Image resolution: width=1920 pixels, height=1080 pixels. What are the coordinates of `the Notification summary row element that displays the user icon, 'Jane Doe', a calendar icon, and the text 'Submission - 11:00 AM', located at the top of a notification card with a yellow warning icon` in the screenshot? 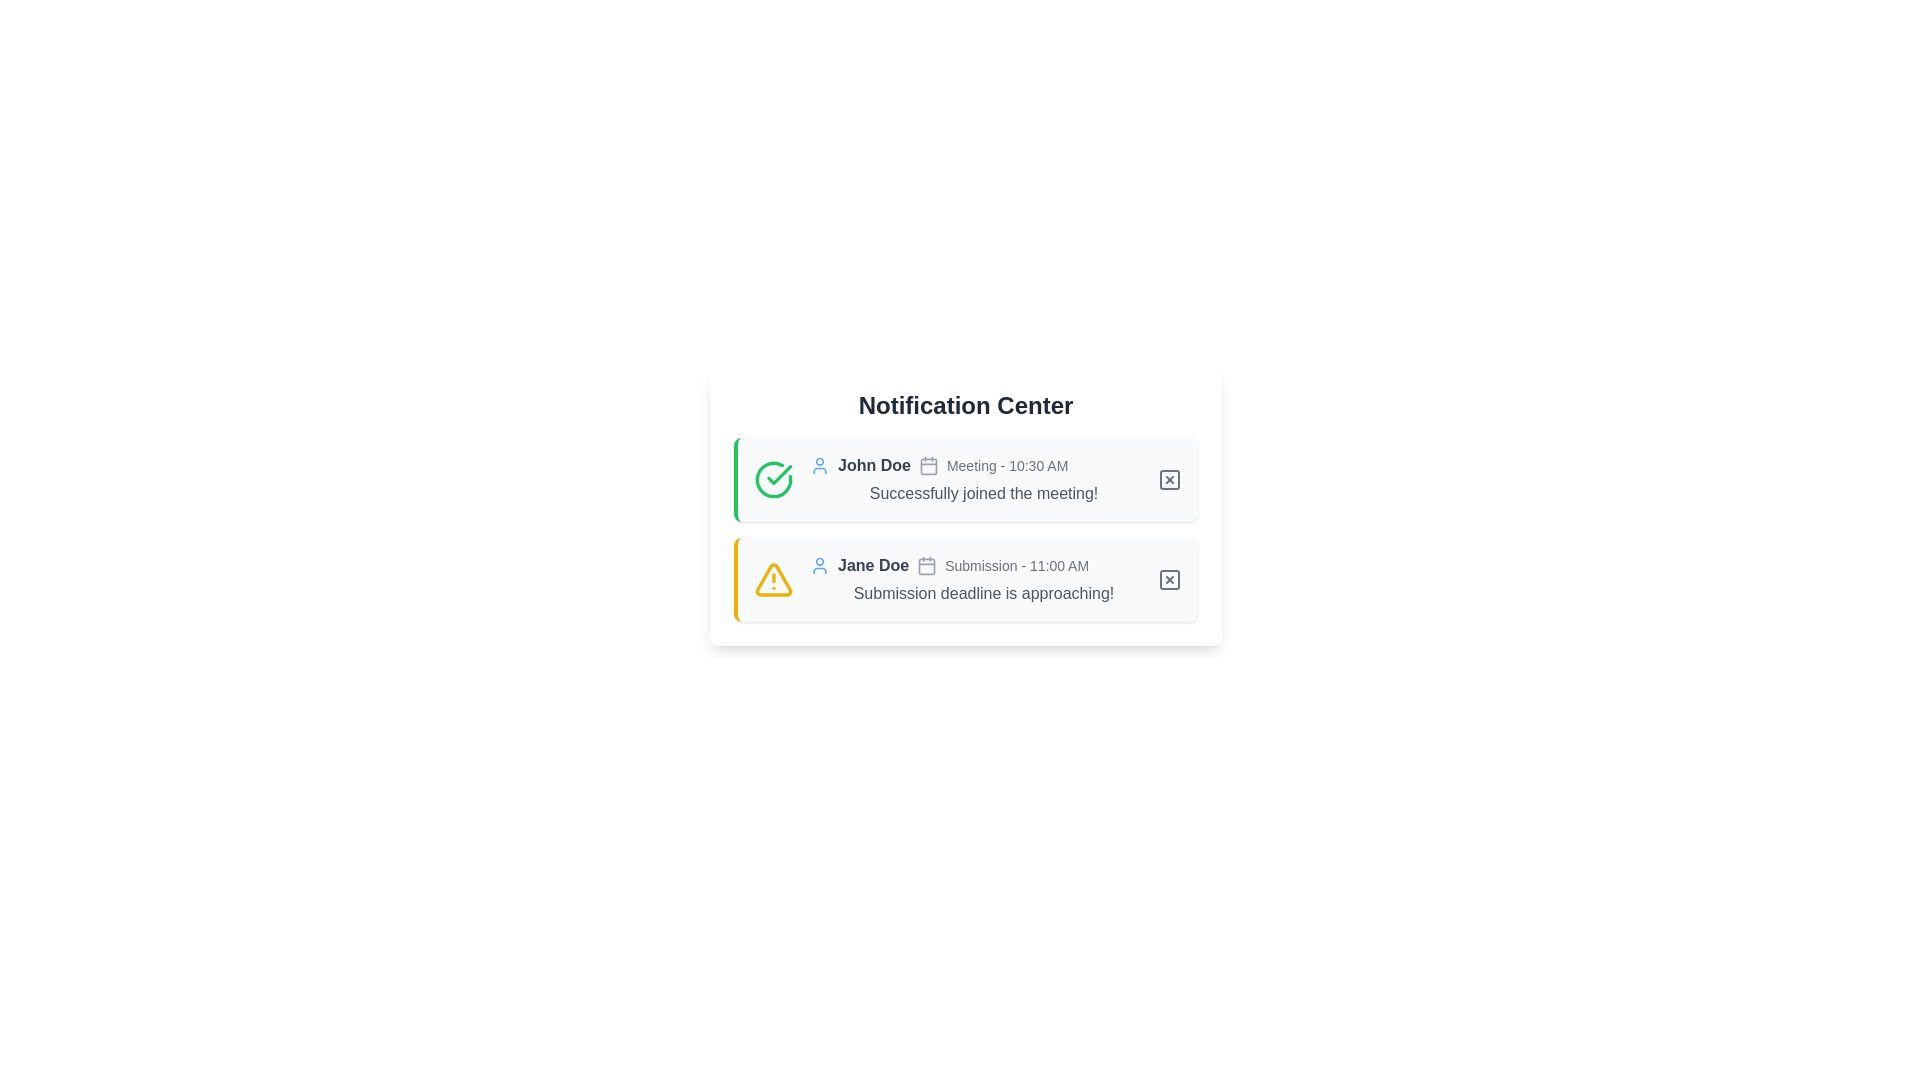 It's located at (983, 566).